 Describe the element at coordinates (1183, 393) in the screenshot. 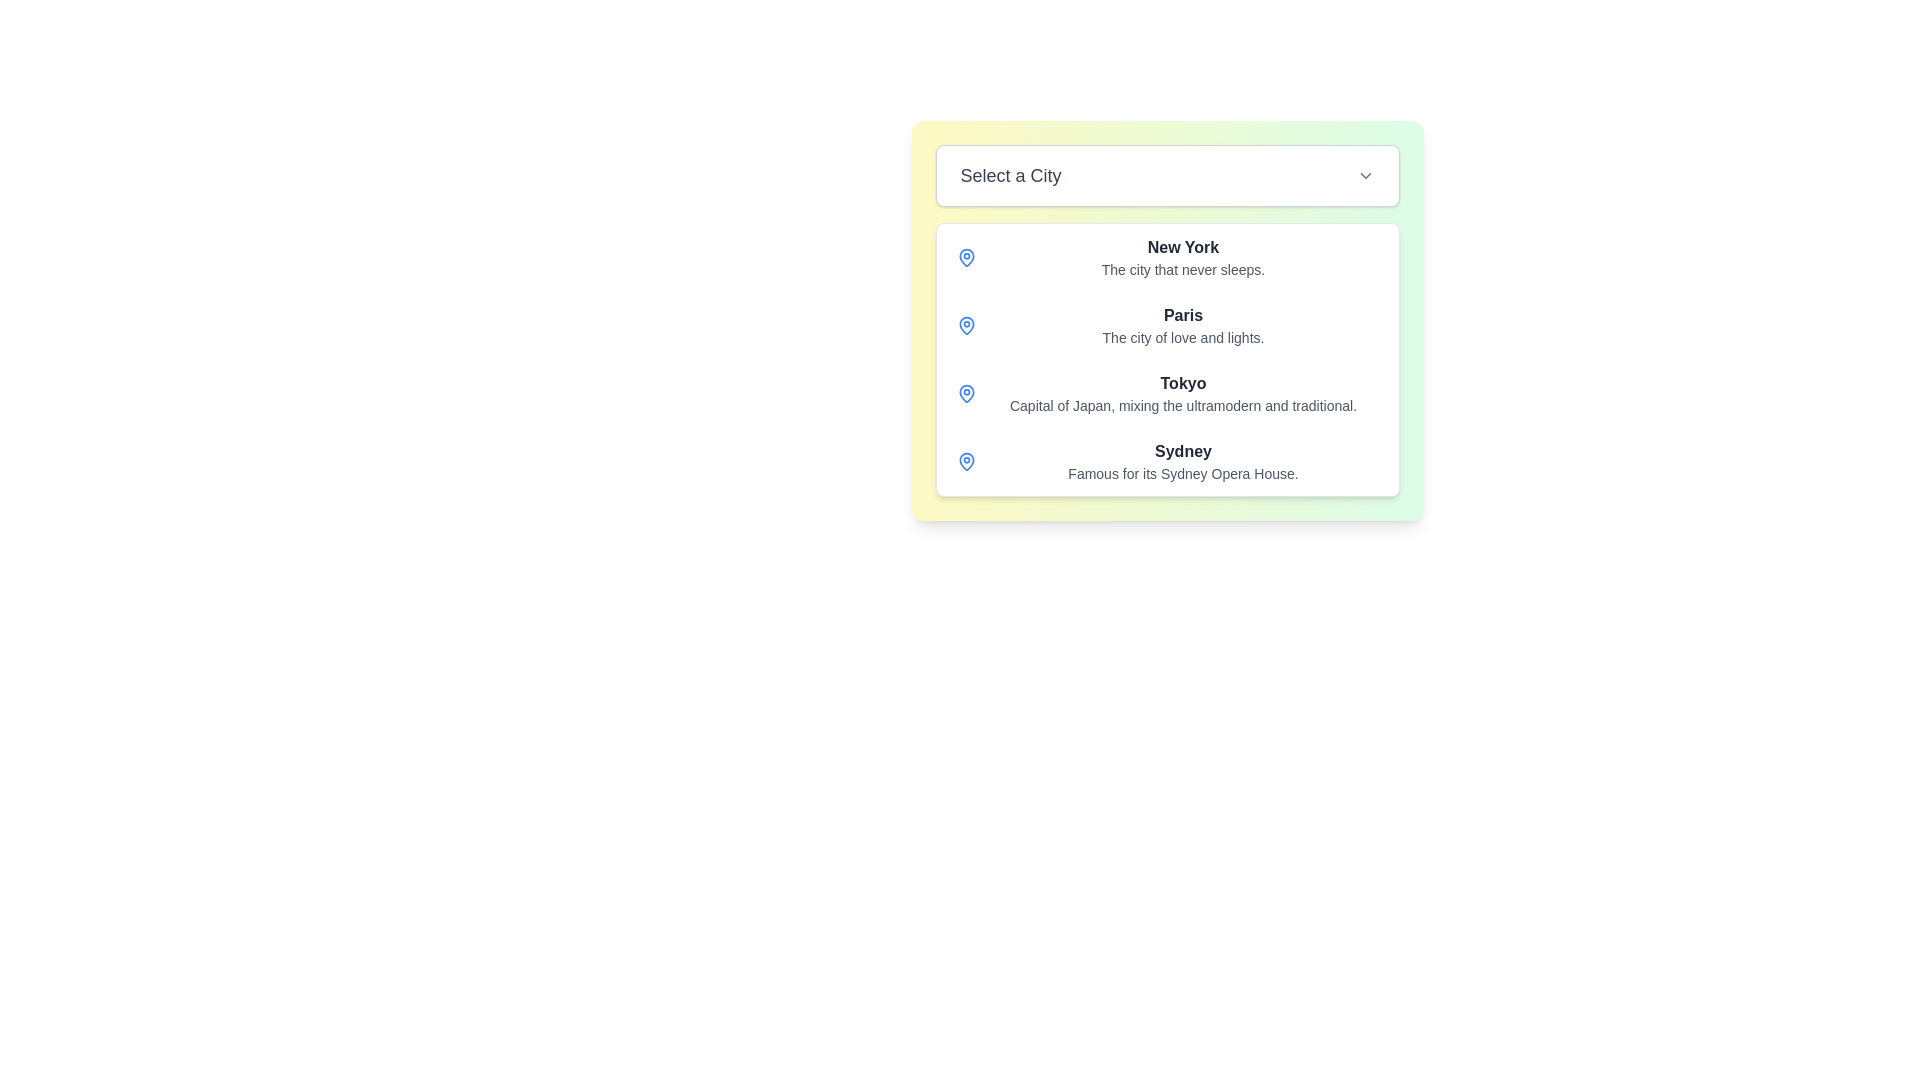

I see `text of the third list item located beneath the 'Select a City' dropdown, positioned between 'Paris' and 'Sydney'` at that location.